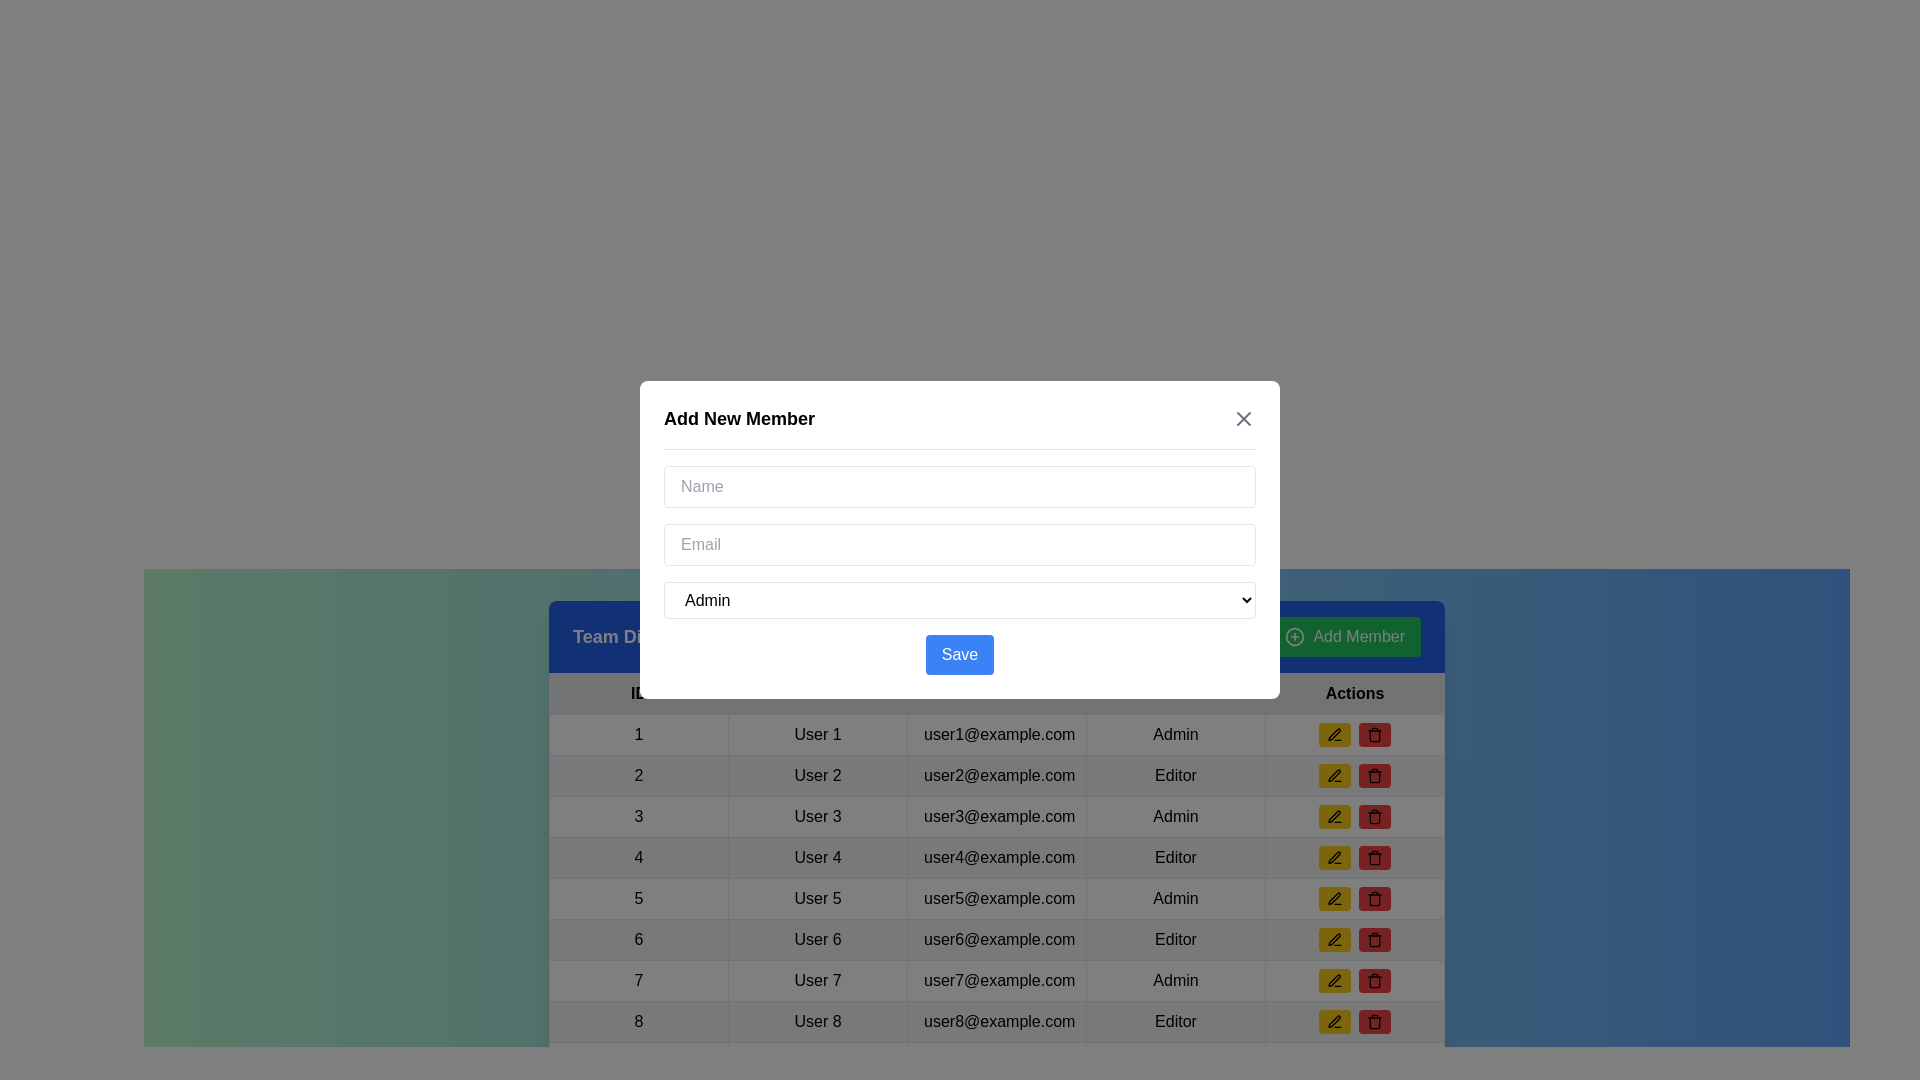  What do you see at coordinates (1242, 418) in the screenshot?
I see `the close button located in the top-right corner of the 'Add New Member' modal header` at bounding box center [1242, 418].